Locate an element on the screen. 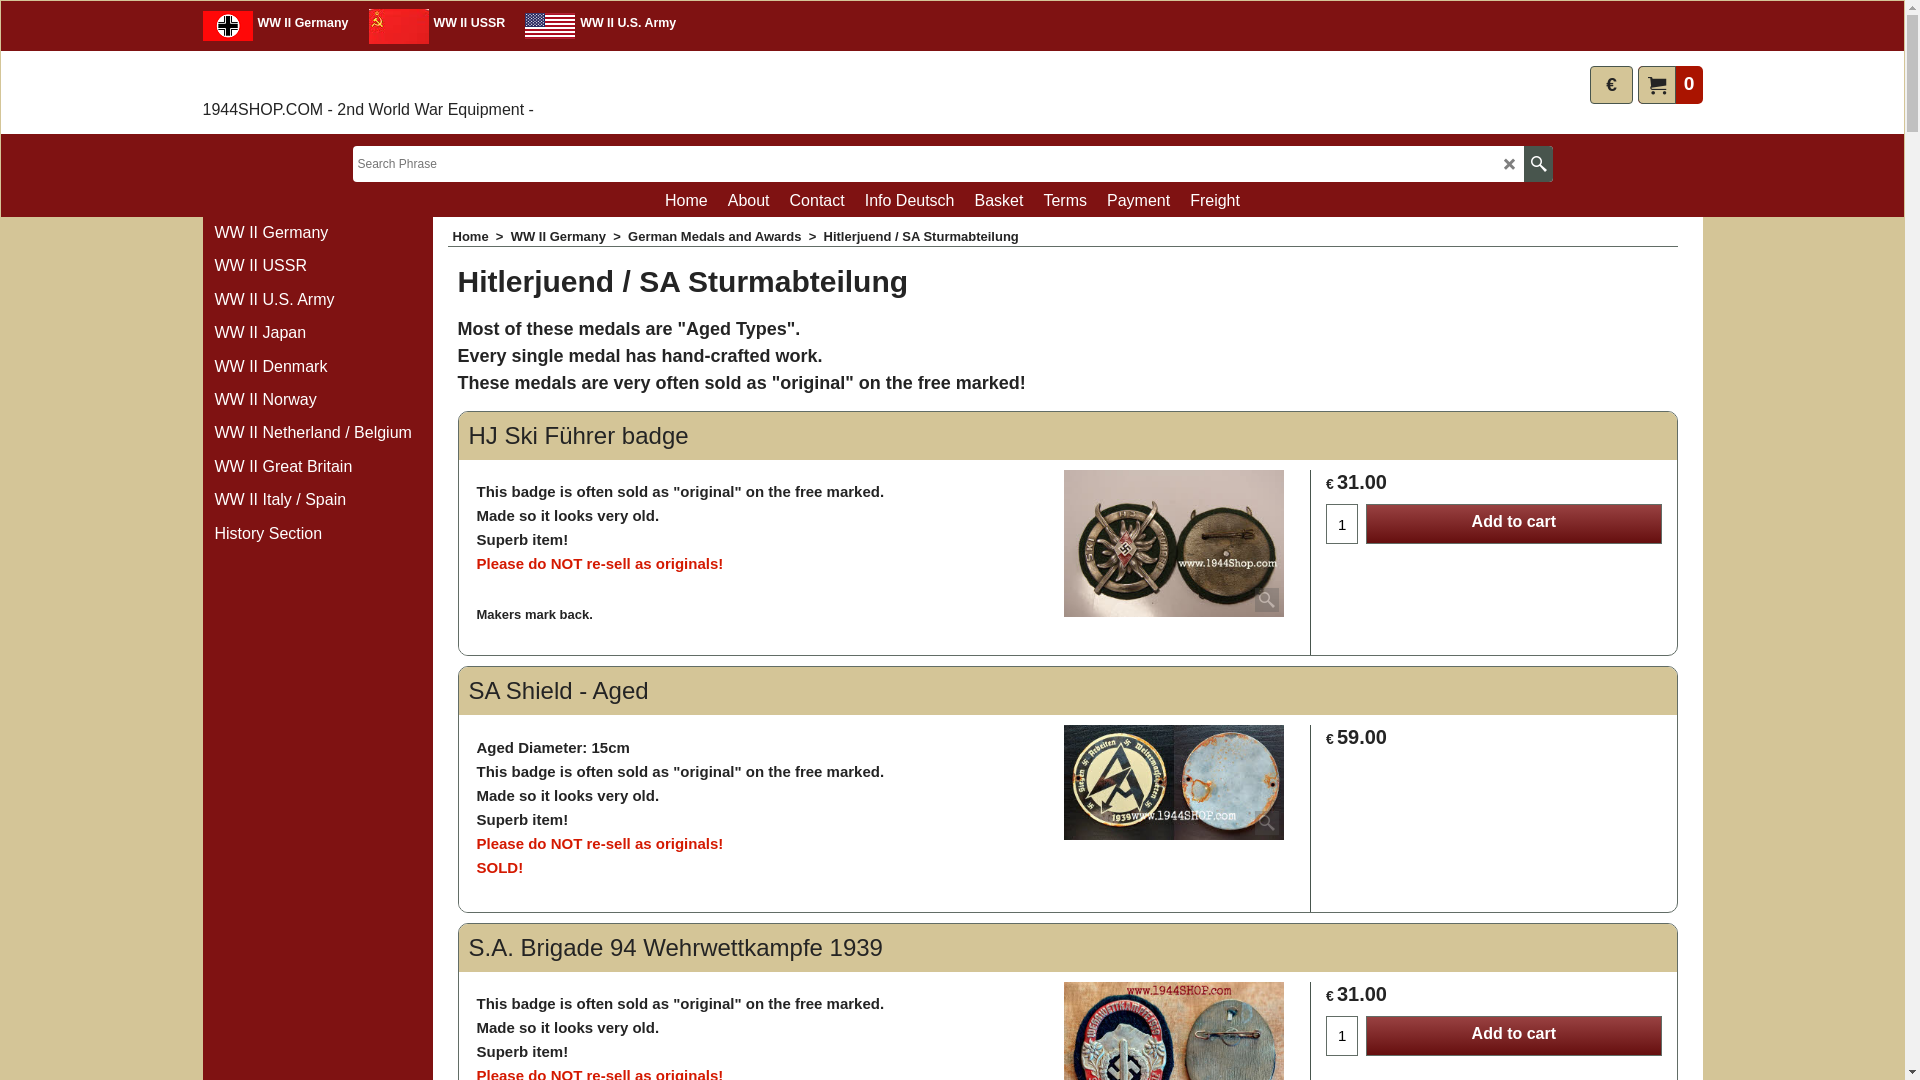 The image size is (1920, 1080). 'Find' is located at coordinates (1537, 163).